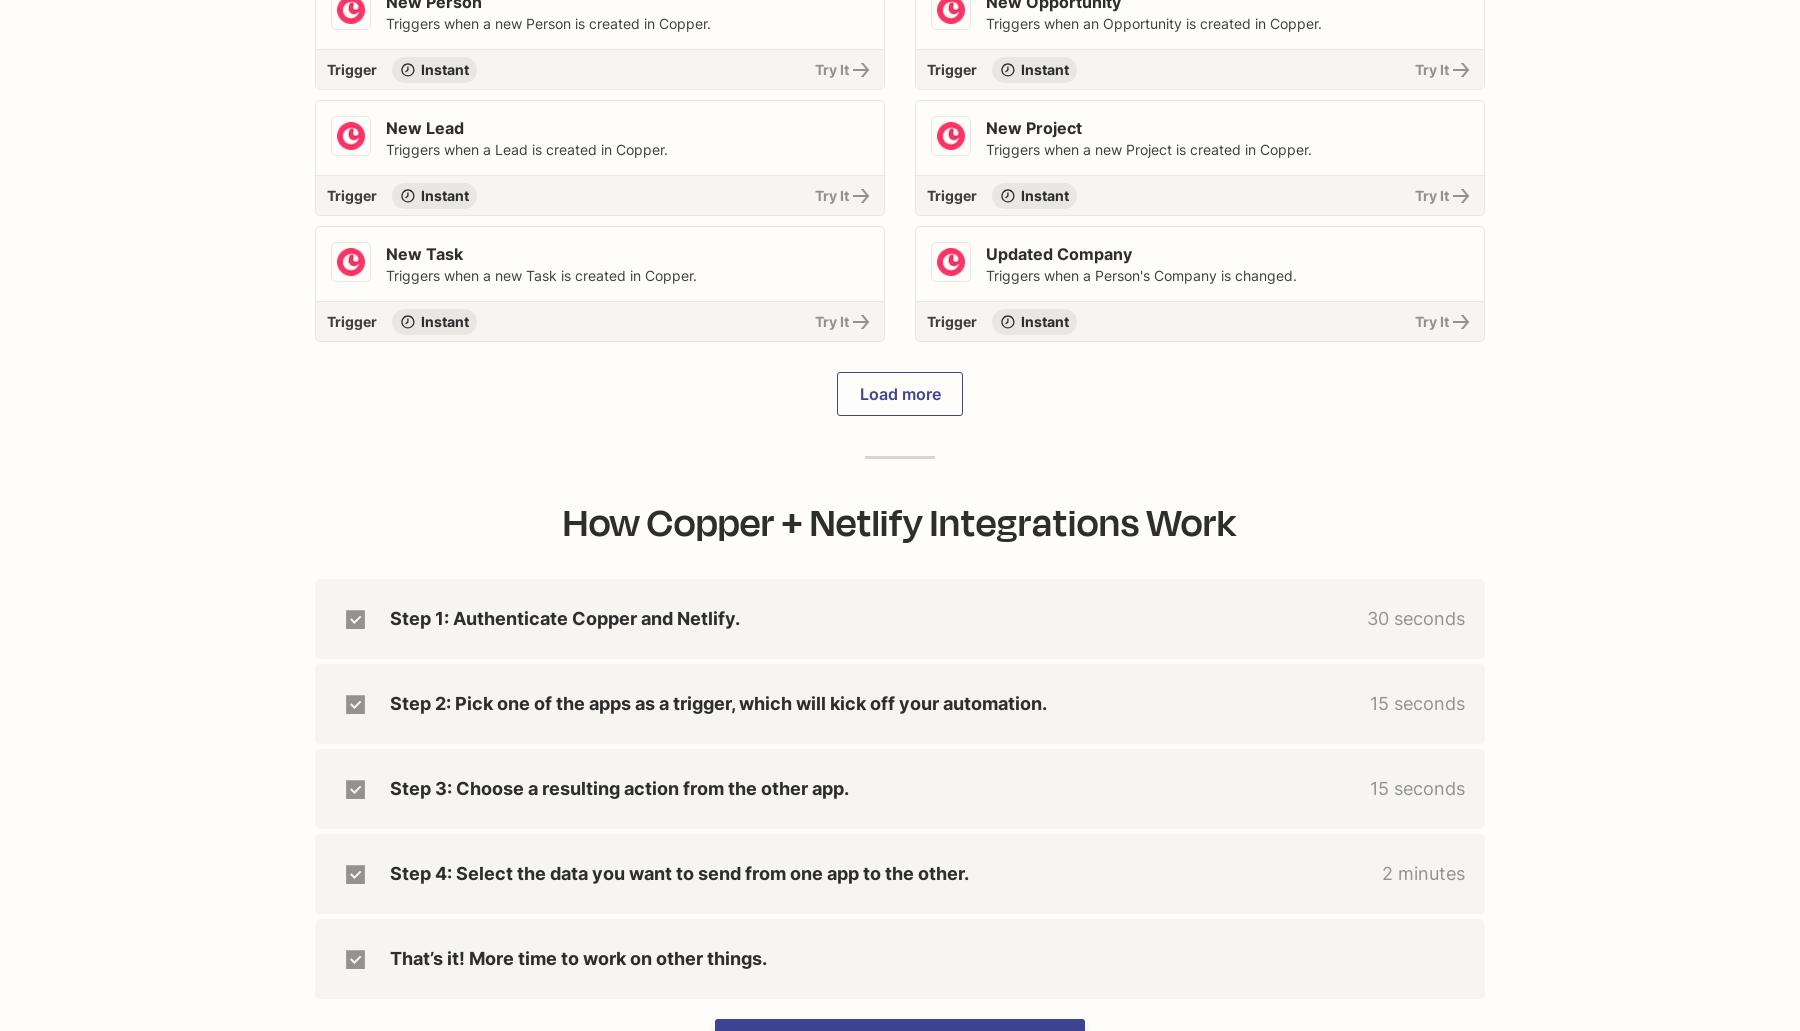 This screenshot has width=1800, height=1031. I want to click on 'Triggers when a new Project is created in Copper.', so click(1147, 148).